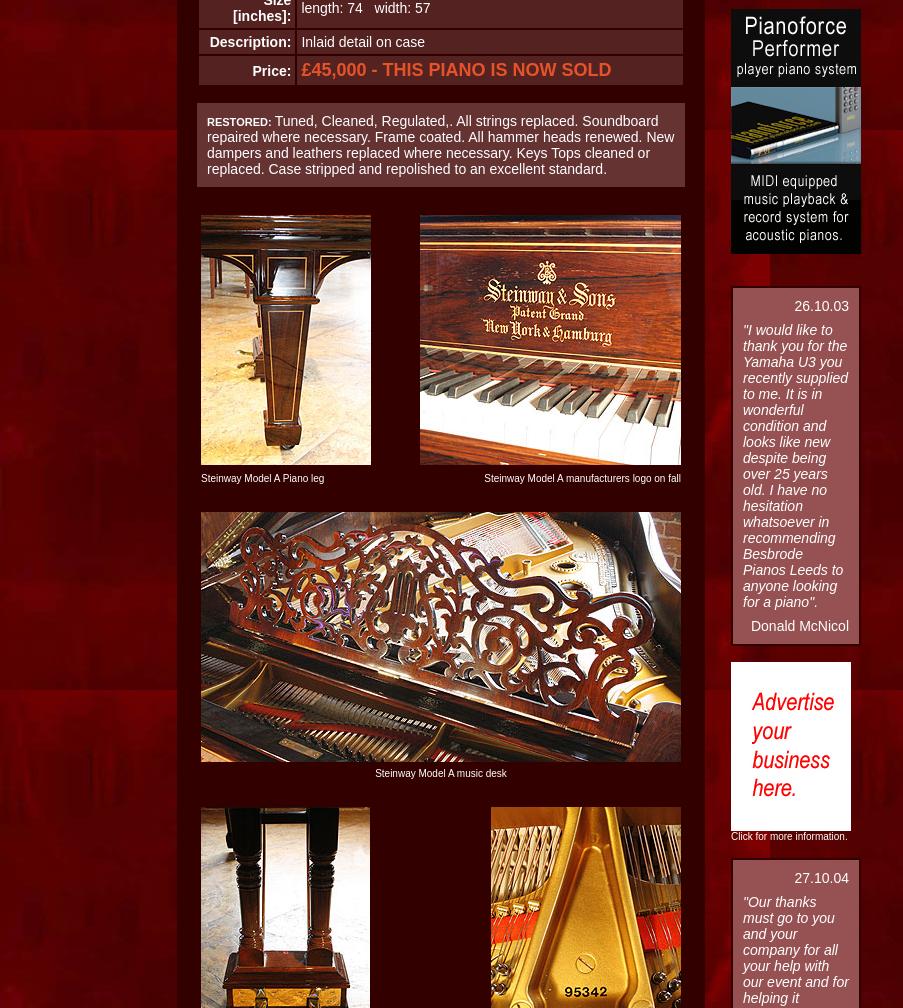 The width and height of the screenshot is (903, 1008). I want to click on 'Inlaid detail on case', so click(363, 42).